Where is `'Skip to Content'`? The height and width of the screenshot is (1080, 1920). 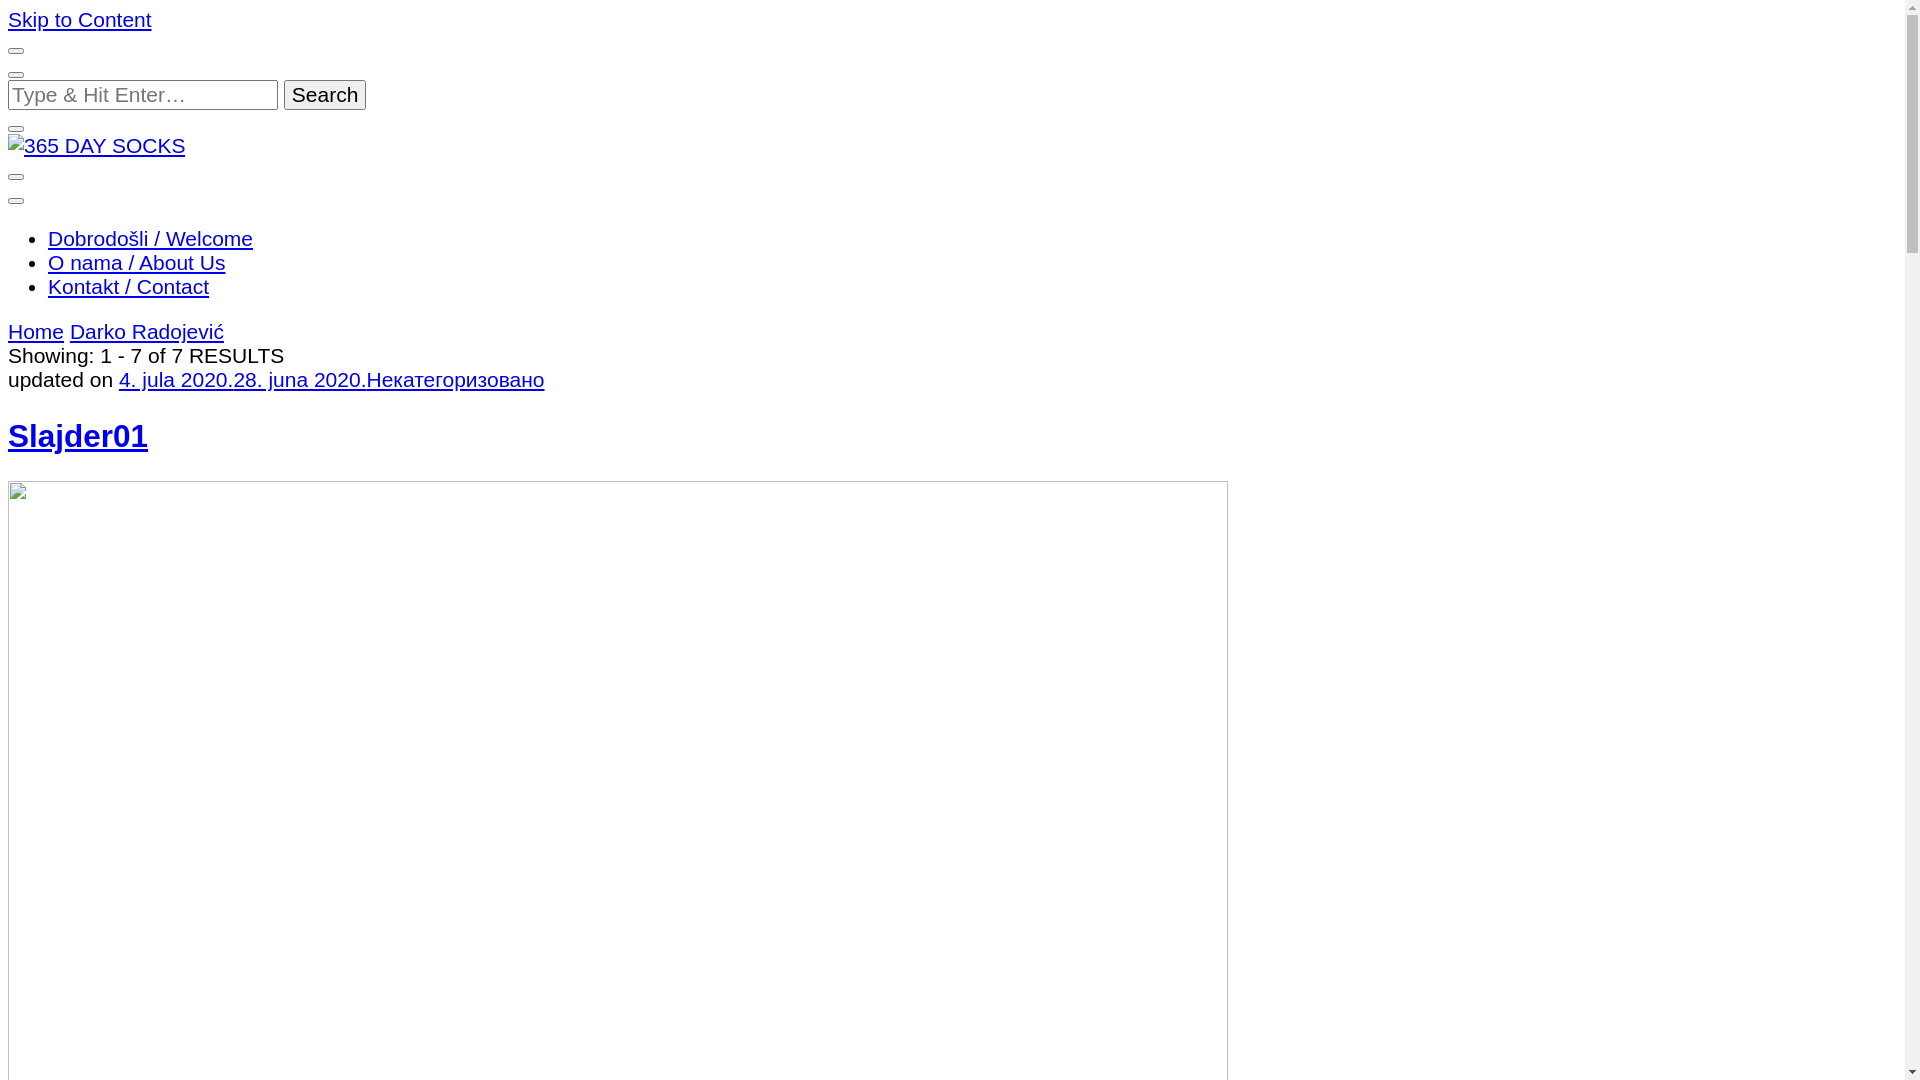 'Skip to Content' is located at coordinates (80, 19).